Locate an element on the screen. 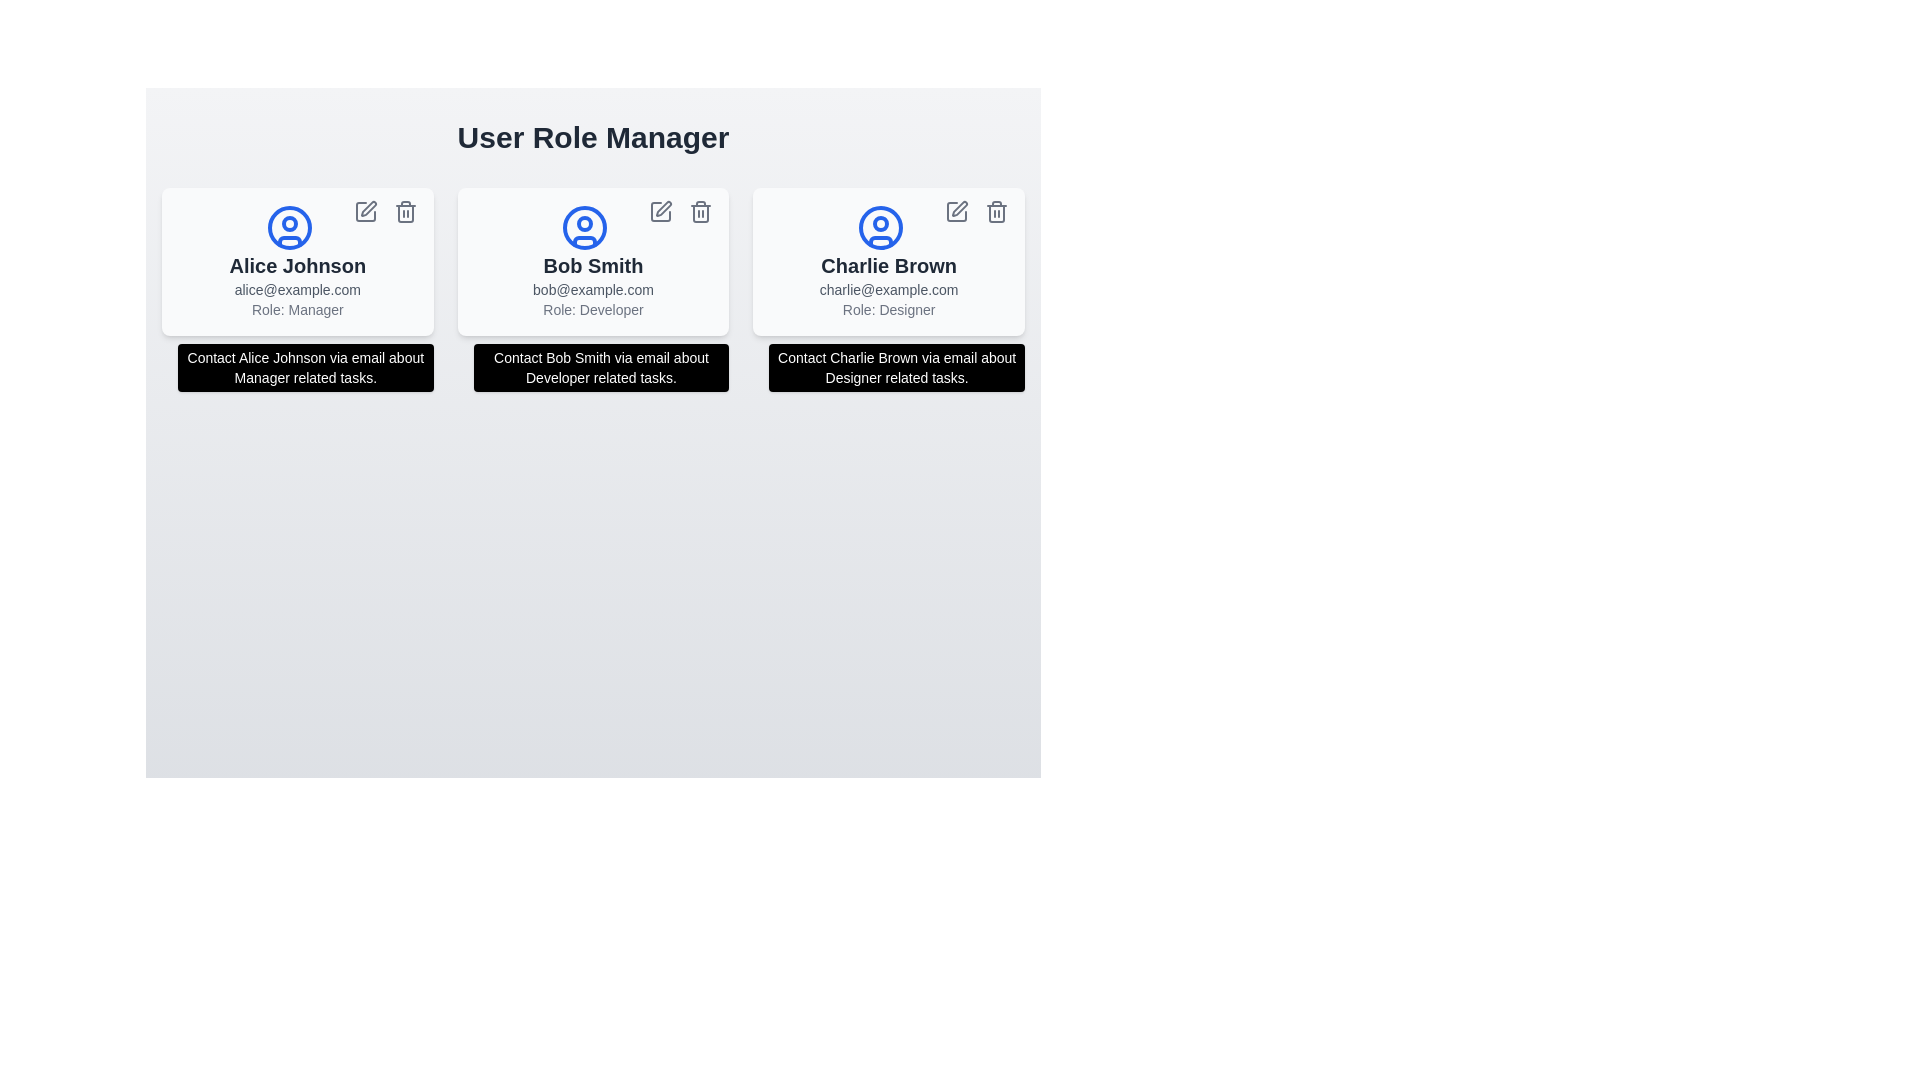 Image resolution: width=1920 pixels, height=1080 pixels. the user profile icon, which is a blue circular icon located in the top-left section of the card for 'Charlie Brown' is located at coordinates (880, 226).